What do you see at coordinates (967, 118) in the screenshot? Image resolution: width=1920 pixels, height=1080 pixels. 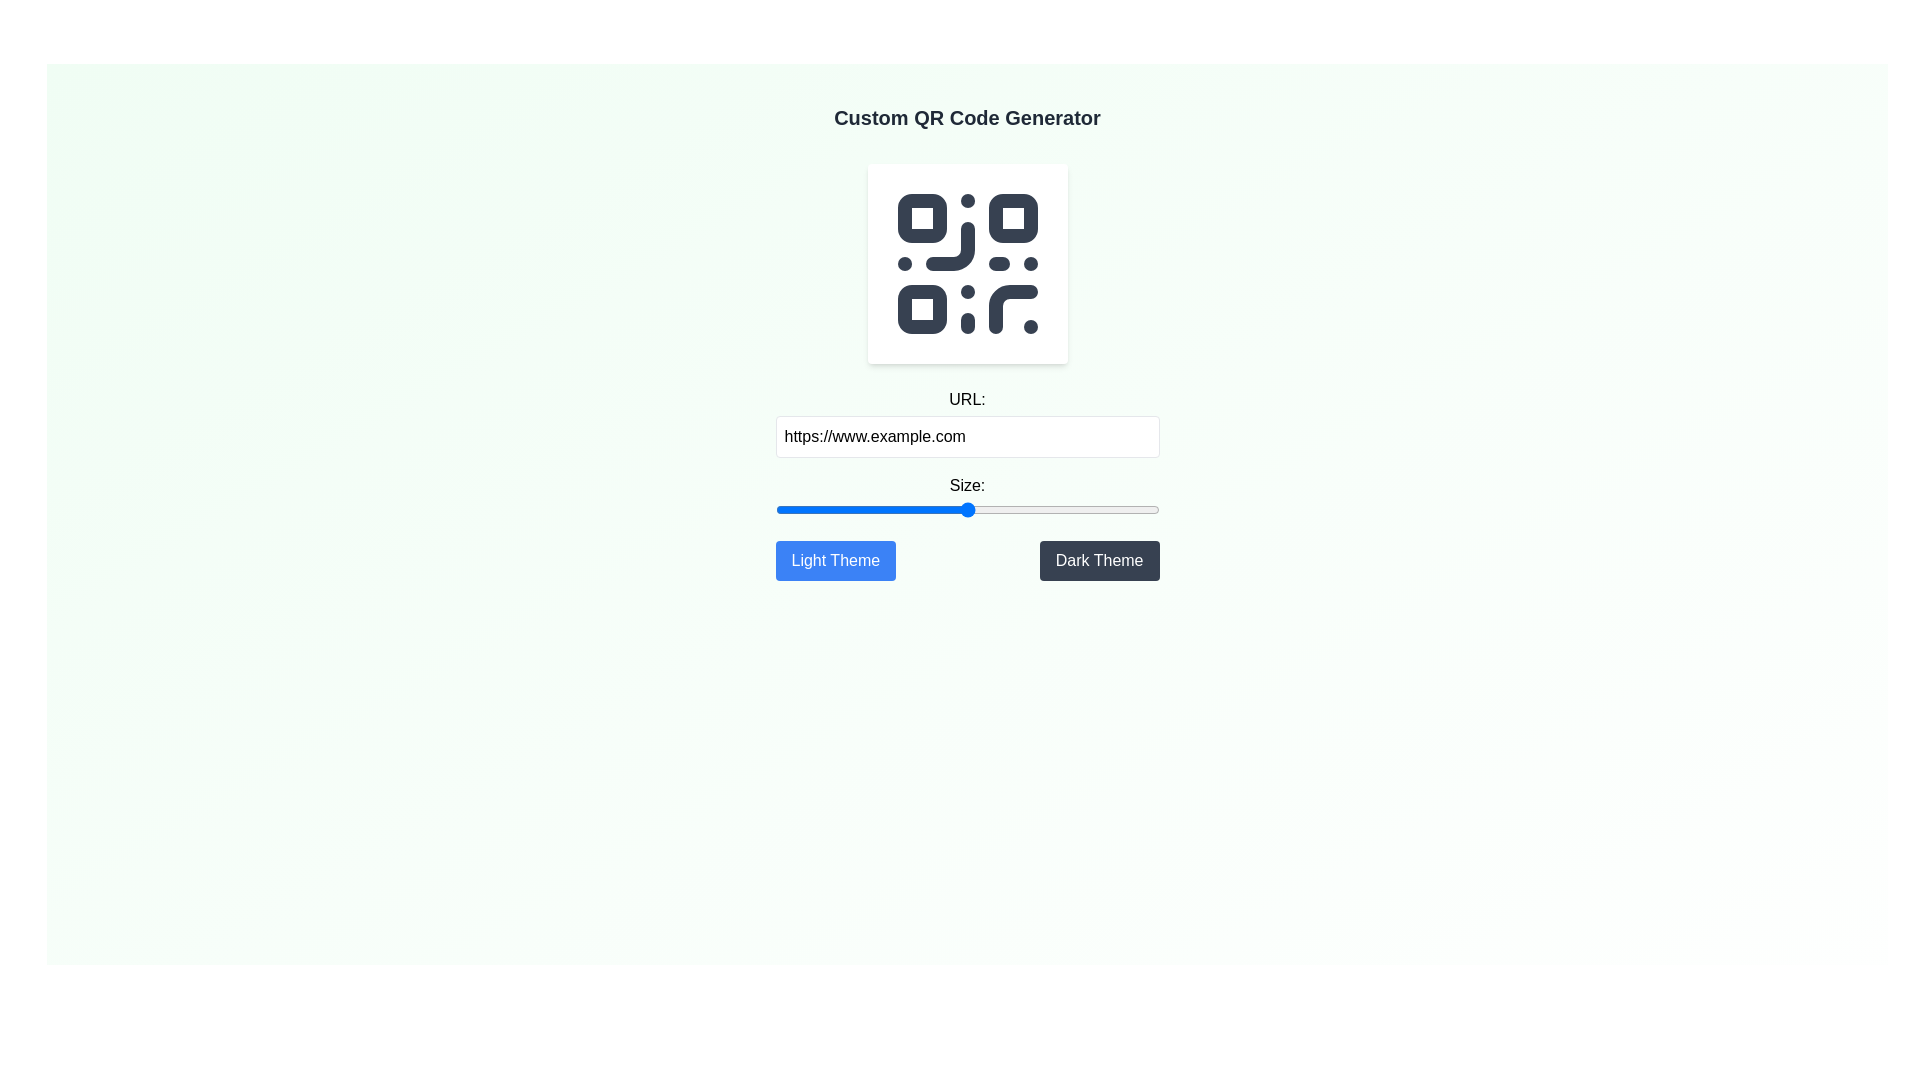 I see `static text element that serves as a heading or title, positioned at the upper center of the interface above the QR code image and input fields` at bounding box center [967, 118].